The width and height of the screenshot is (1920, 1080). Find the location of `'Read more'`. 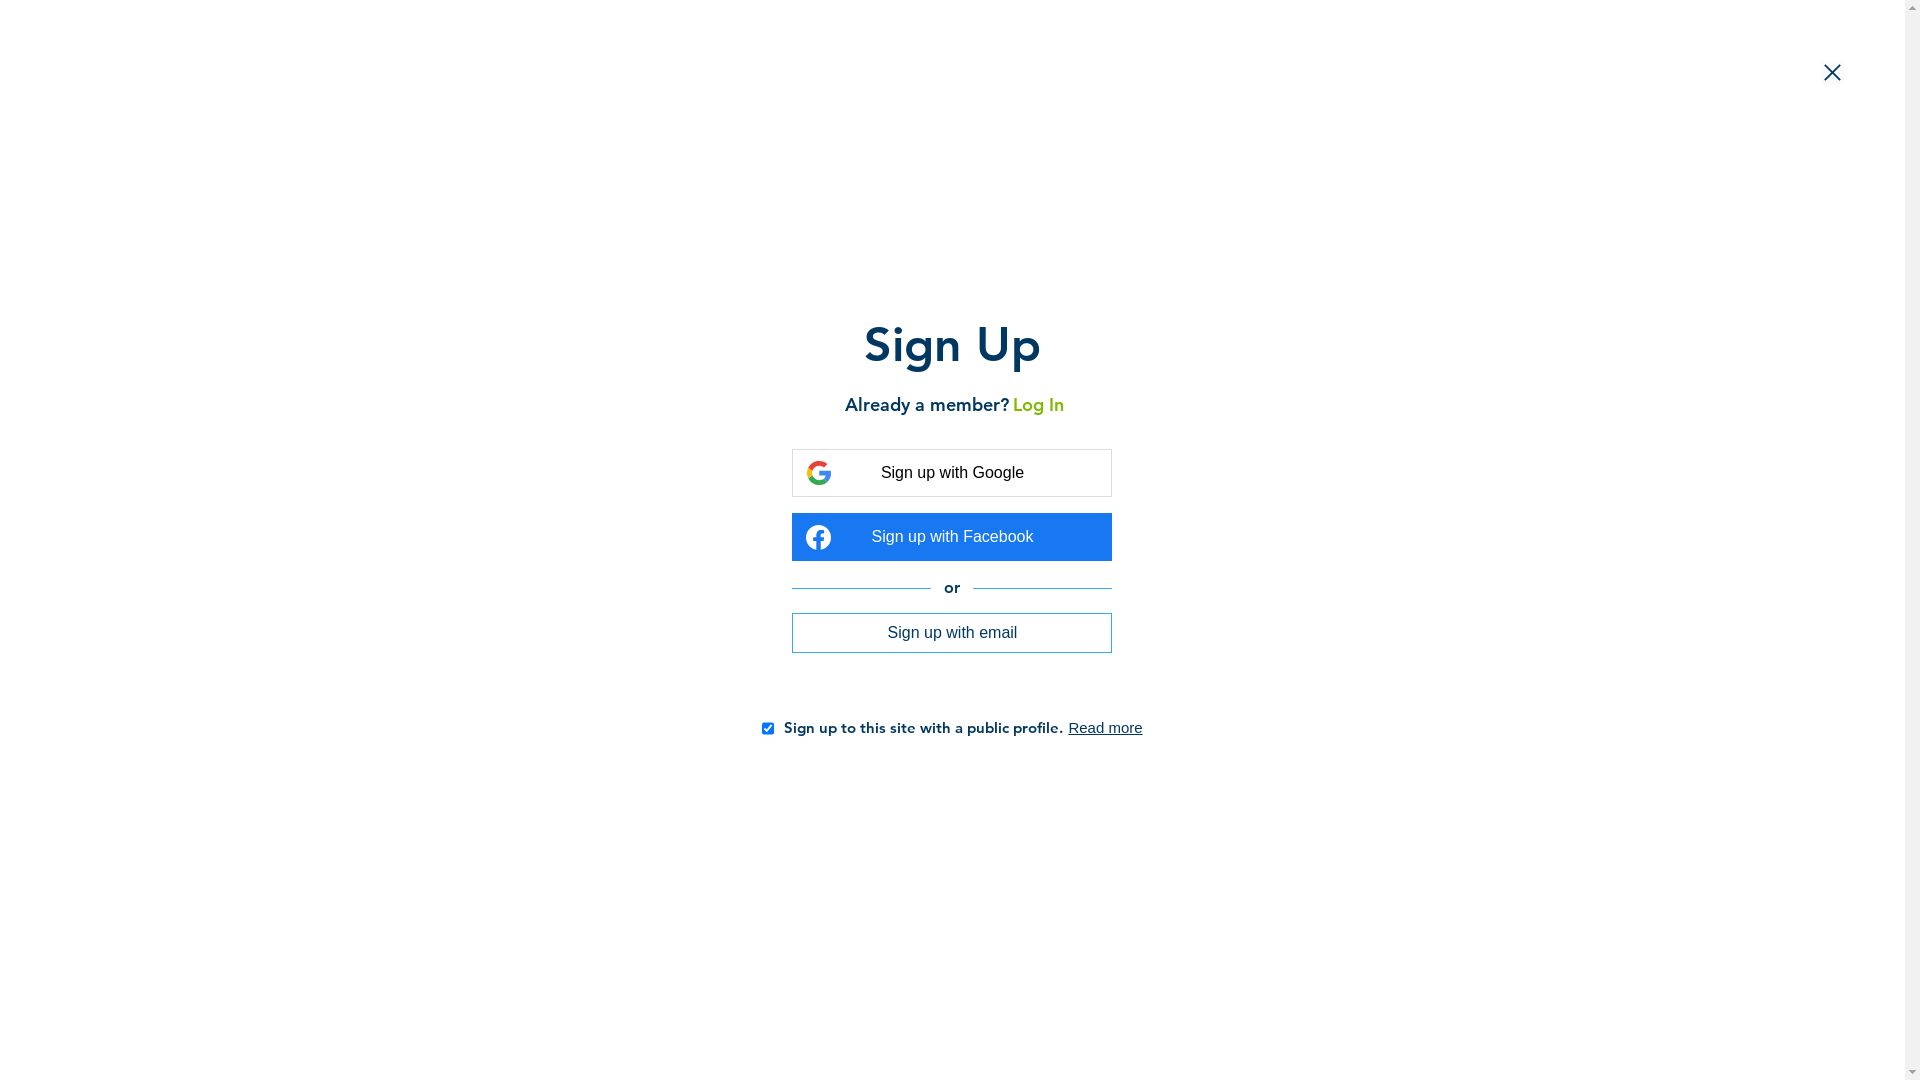

'Read more' is located at coordinates (1103, 727).